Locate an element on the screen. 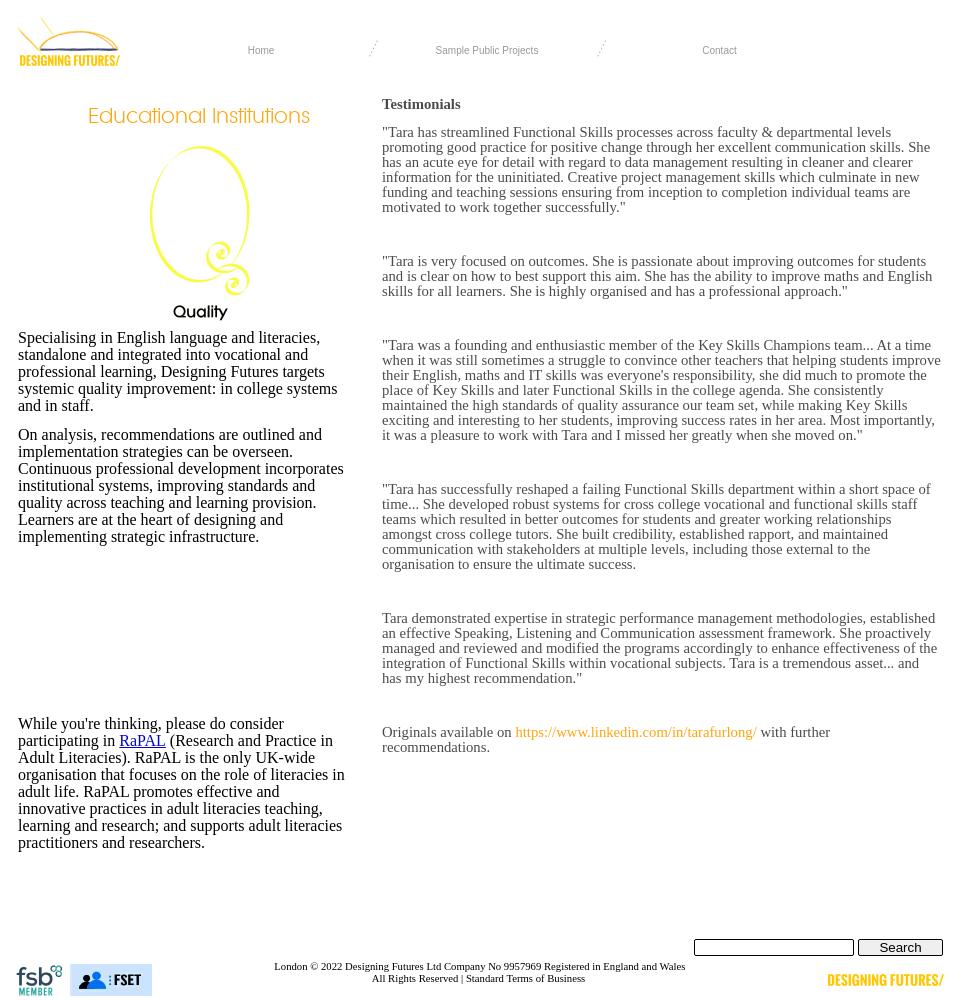 The width and height of the screenshot is (960, 1000). '"Tara is very focused on outcomes. She is passionate about improving outcomes for students and is clear on how to best support this aim. She has the ability to improve maths and English skills for all learners. She is highly organised and has a professional approach."' is located at coordinates (656, 276).